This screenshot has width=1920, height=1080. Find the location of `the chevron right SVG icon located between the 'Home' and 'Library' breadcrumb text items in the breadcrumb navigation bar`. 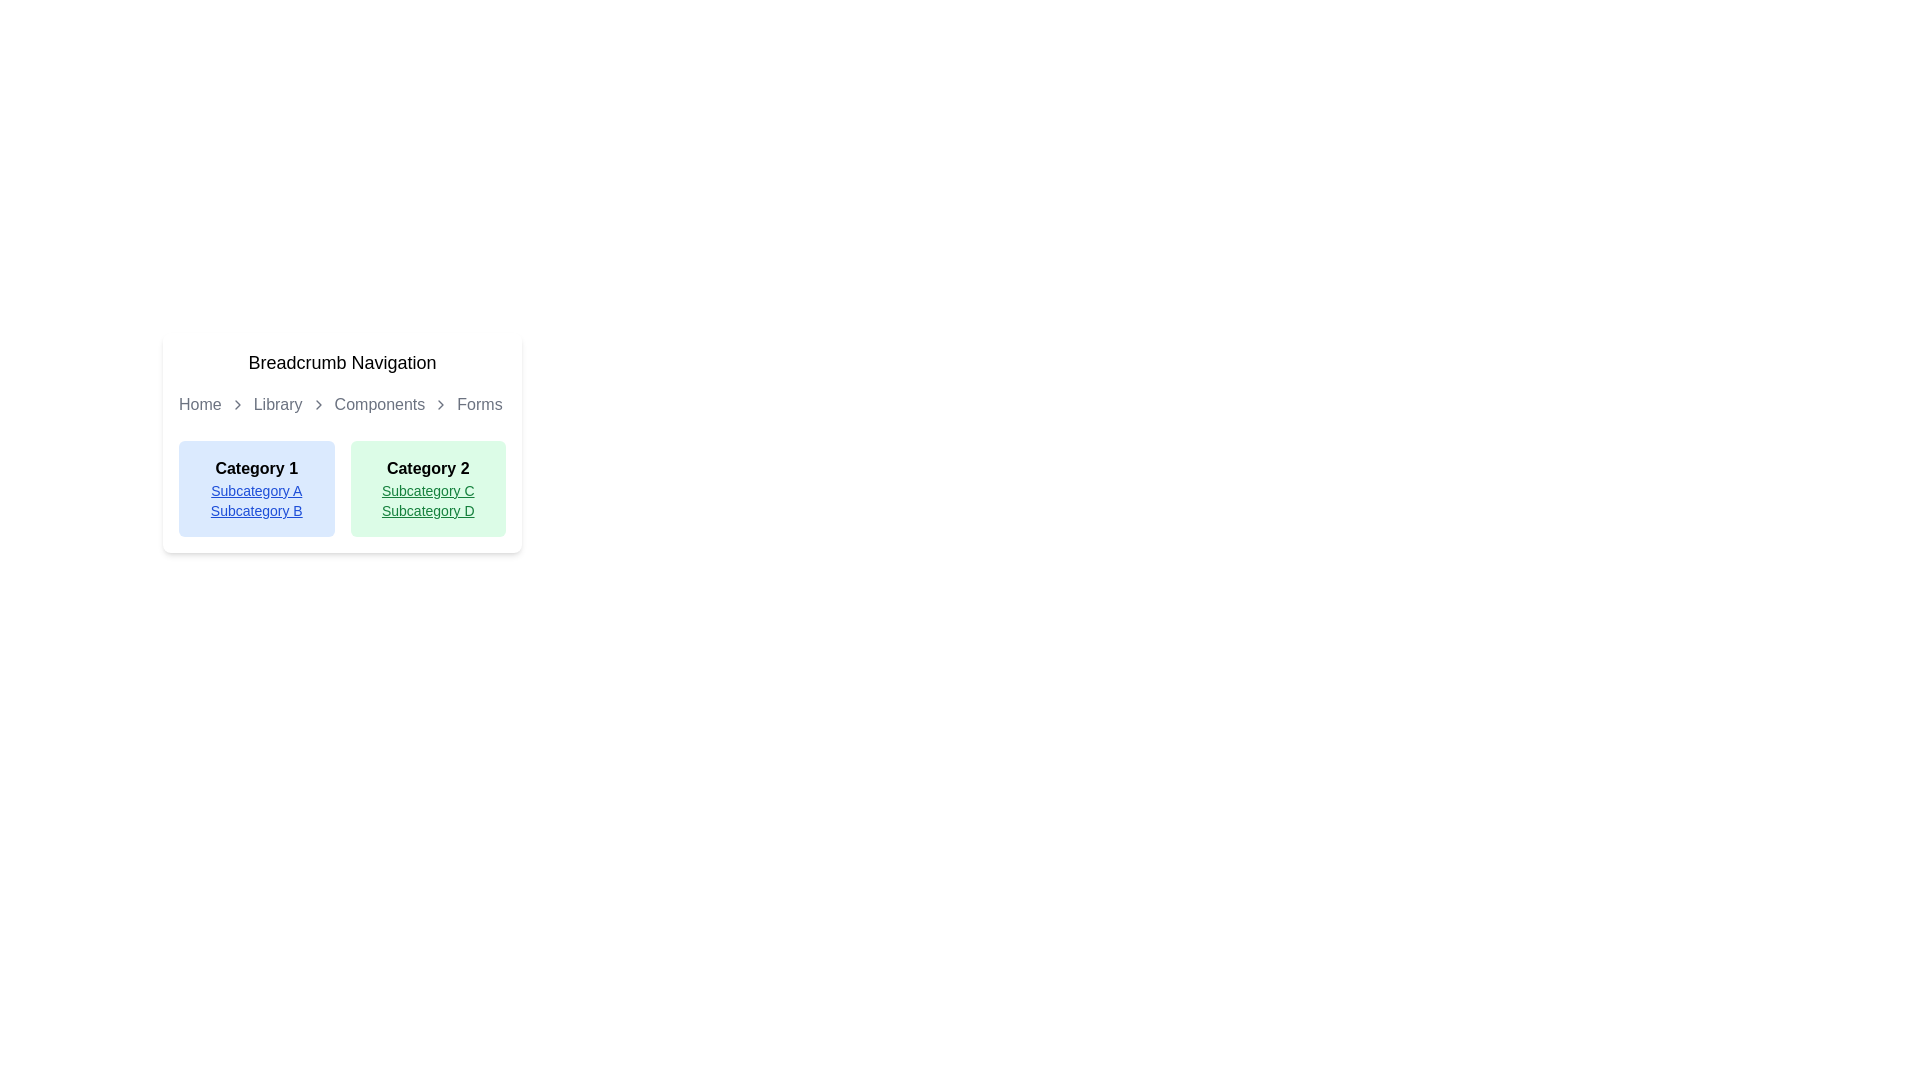

the chevron right SVG icon located between the 'Home' and 'Library' breadcrumb text items in the breadcrumb navigation bar is located at coordinates (237, 405).